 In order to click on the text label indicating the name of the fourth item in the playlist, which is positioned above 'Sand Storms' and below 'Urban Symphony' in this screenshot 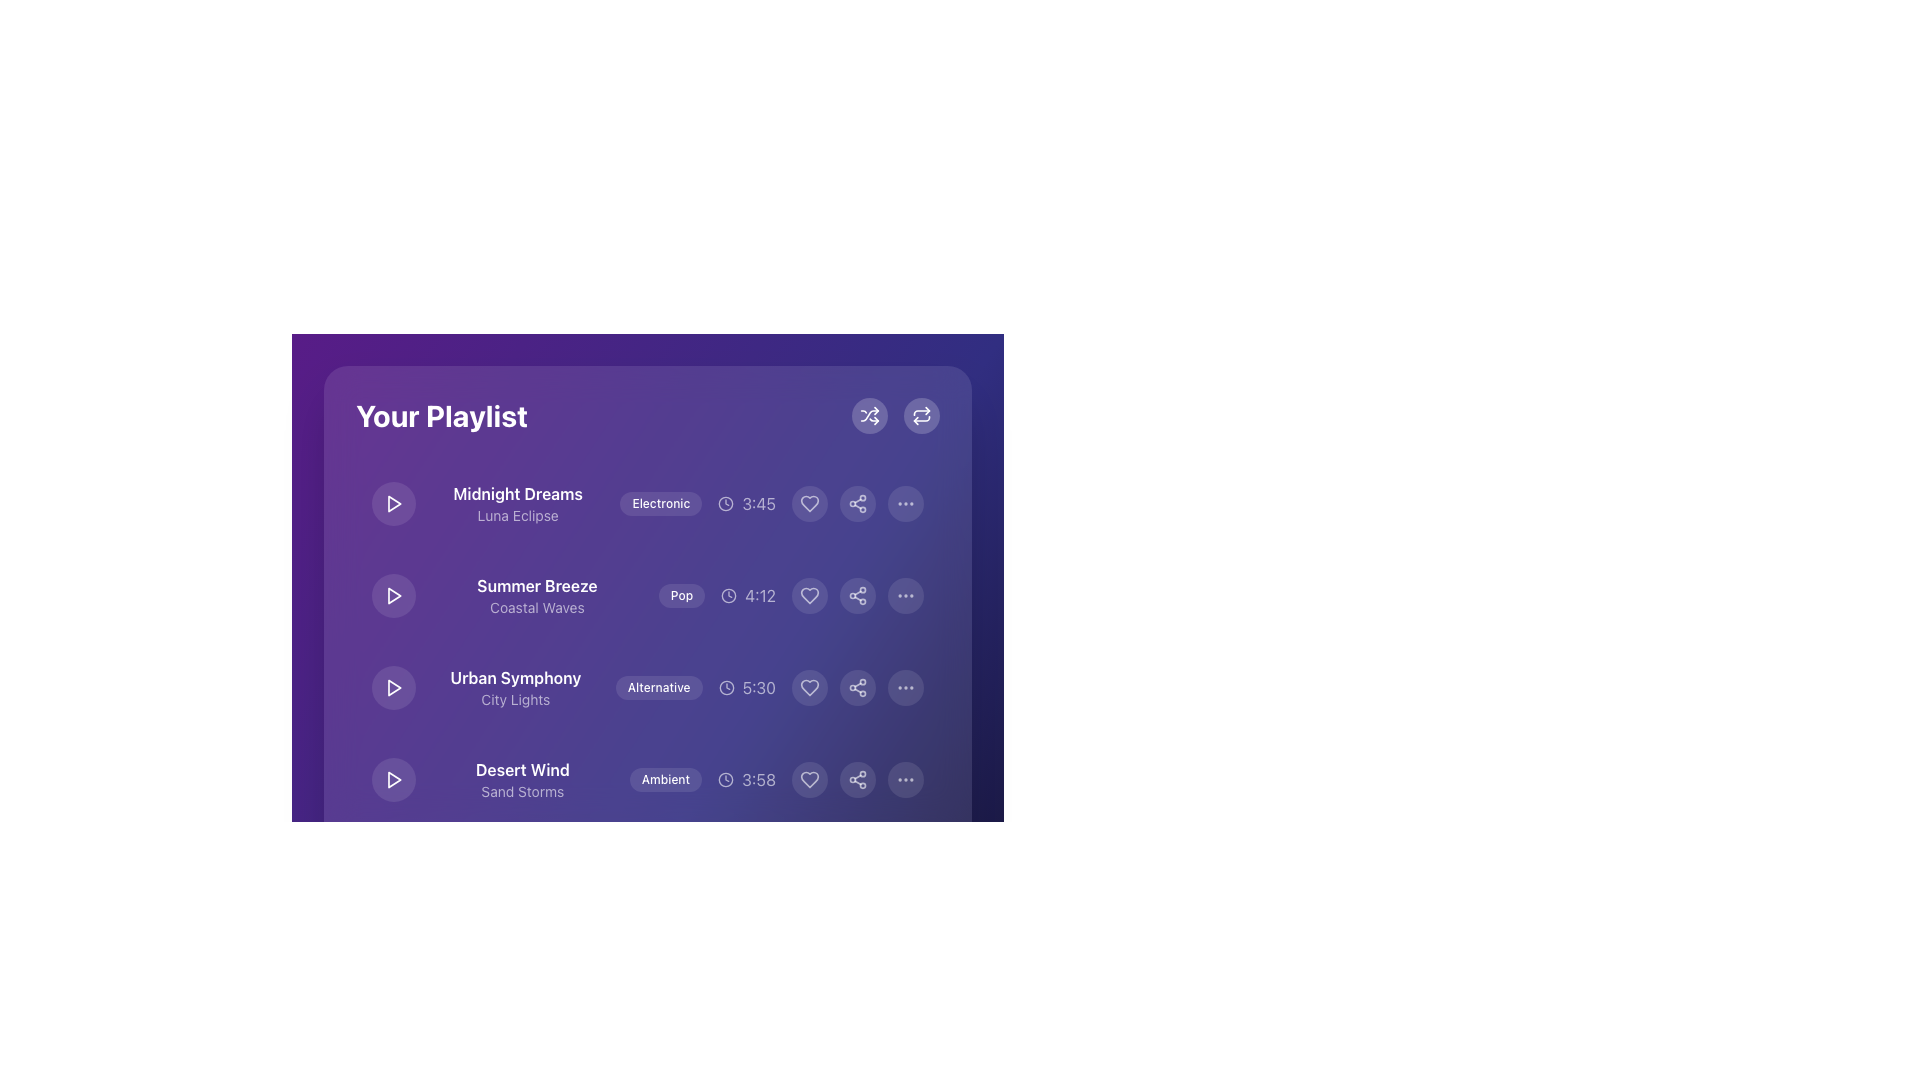, I will do `click(522, 769)`.